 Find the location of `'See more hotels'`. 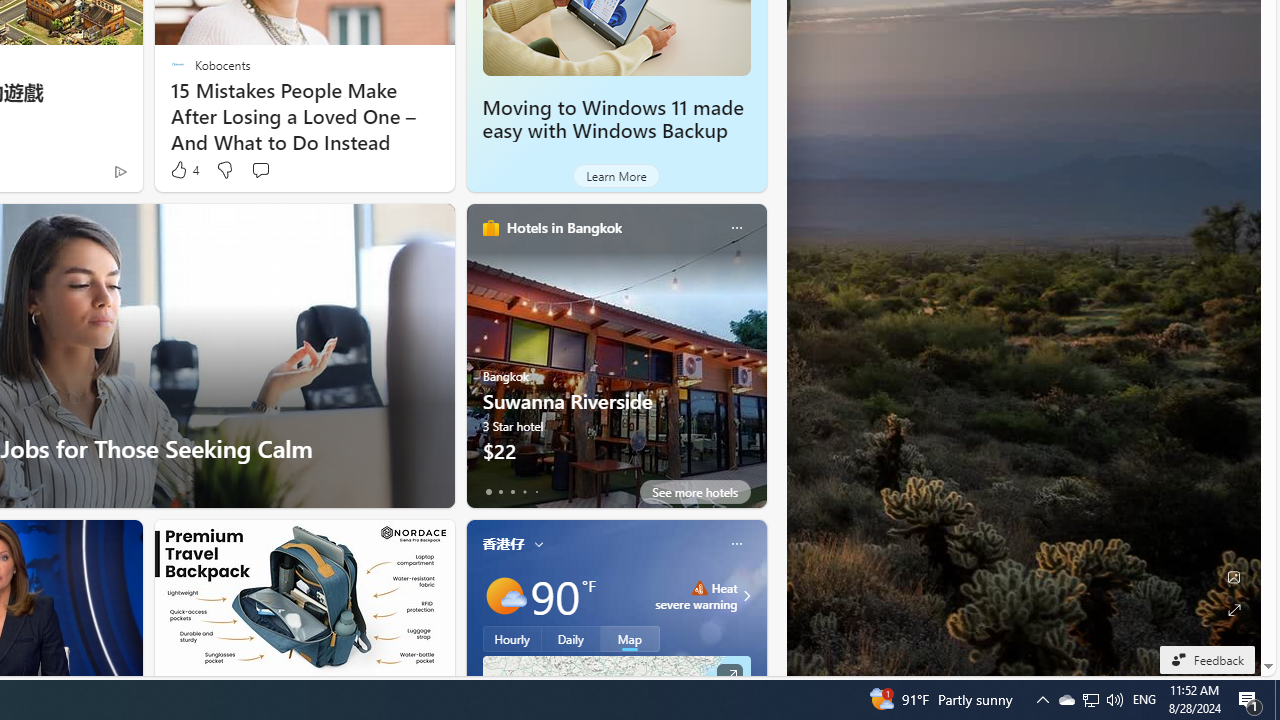

'See more hotels' is located at coordinates (695, 492).